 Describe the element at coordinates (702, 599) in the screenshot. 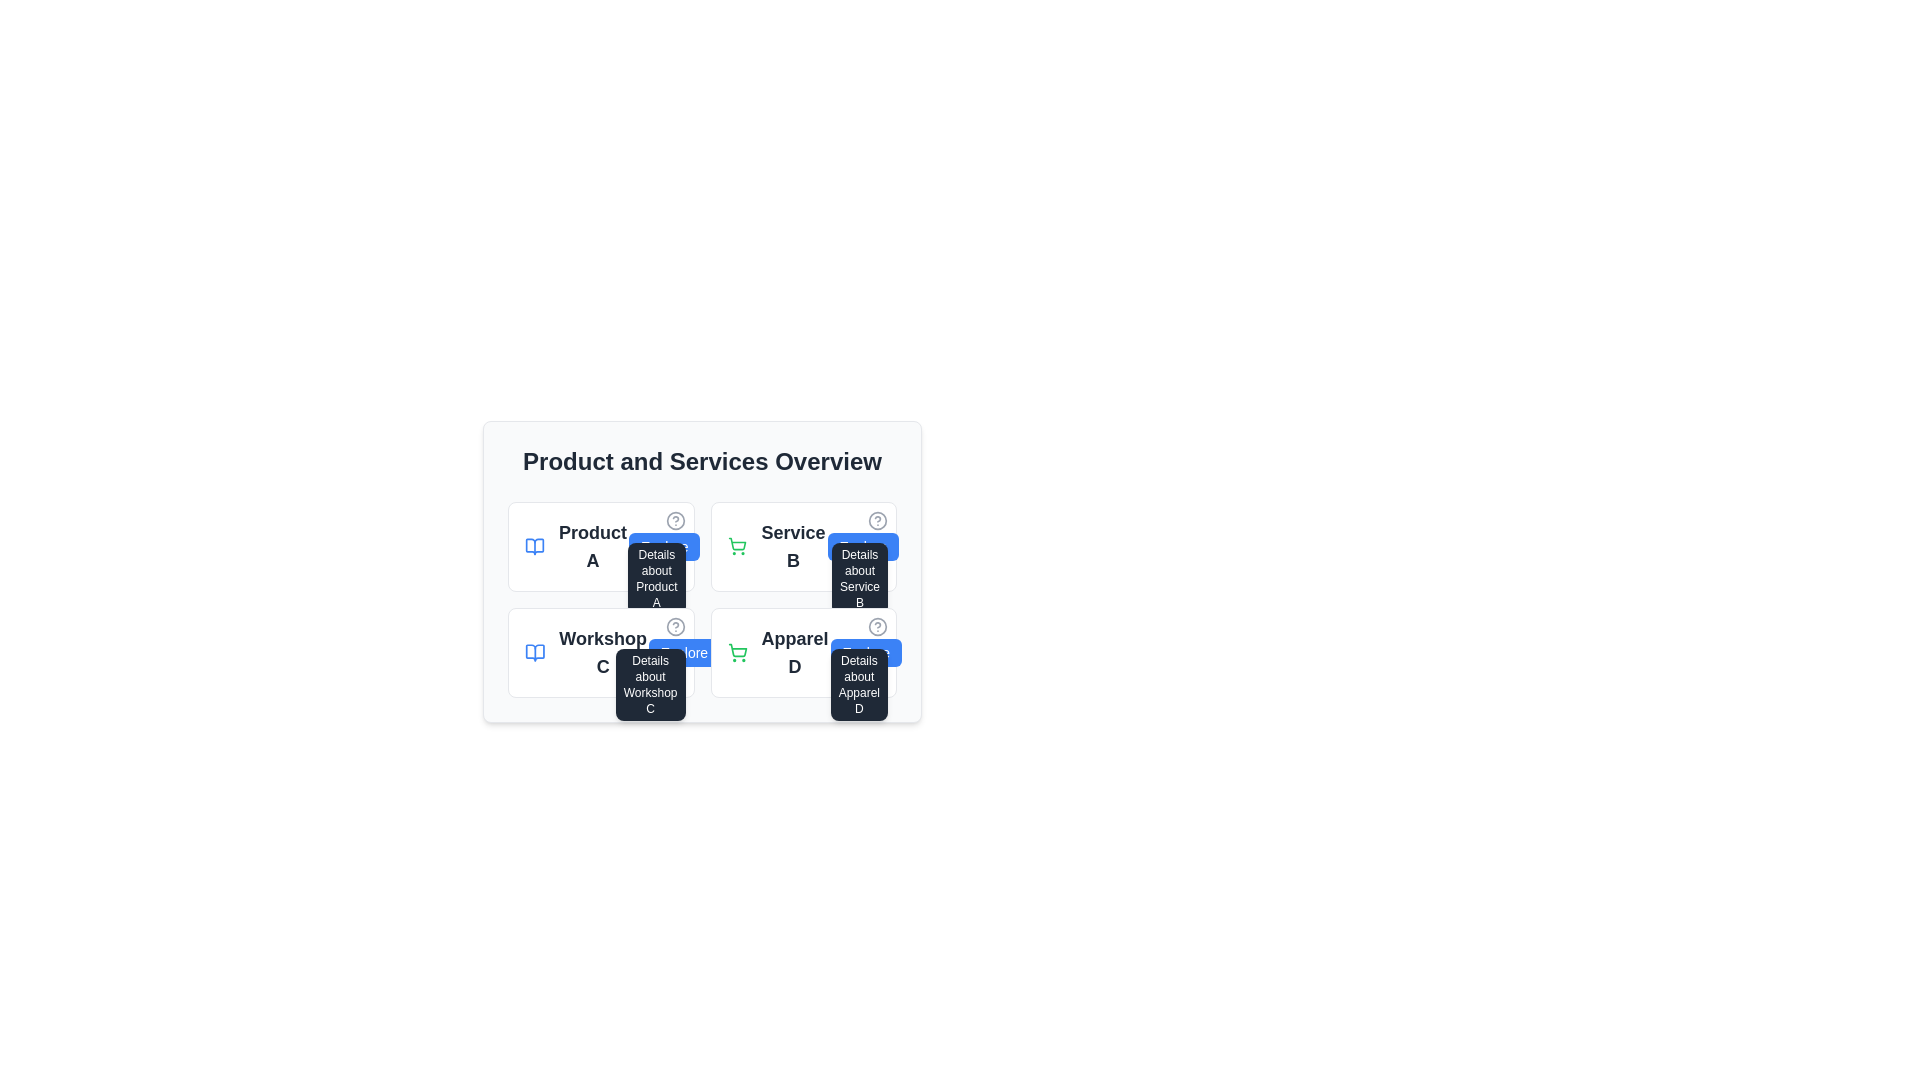

I see `details presented in the 'Workshop C' card layout, which includes an interactive 'Explore' button located in the bottom-left cell of the grid under 'Product and Services Overview.'` at that location.